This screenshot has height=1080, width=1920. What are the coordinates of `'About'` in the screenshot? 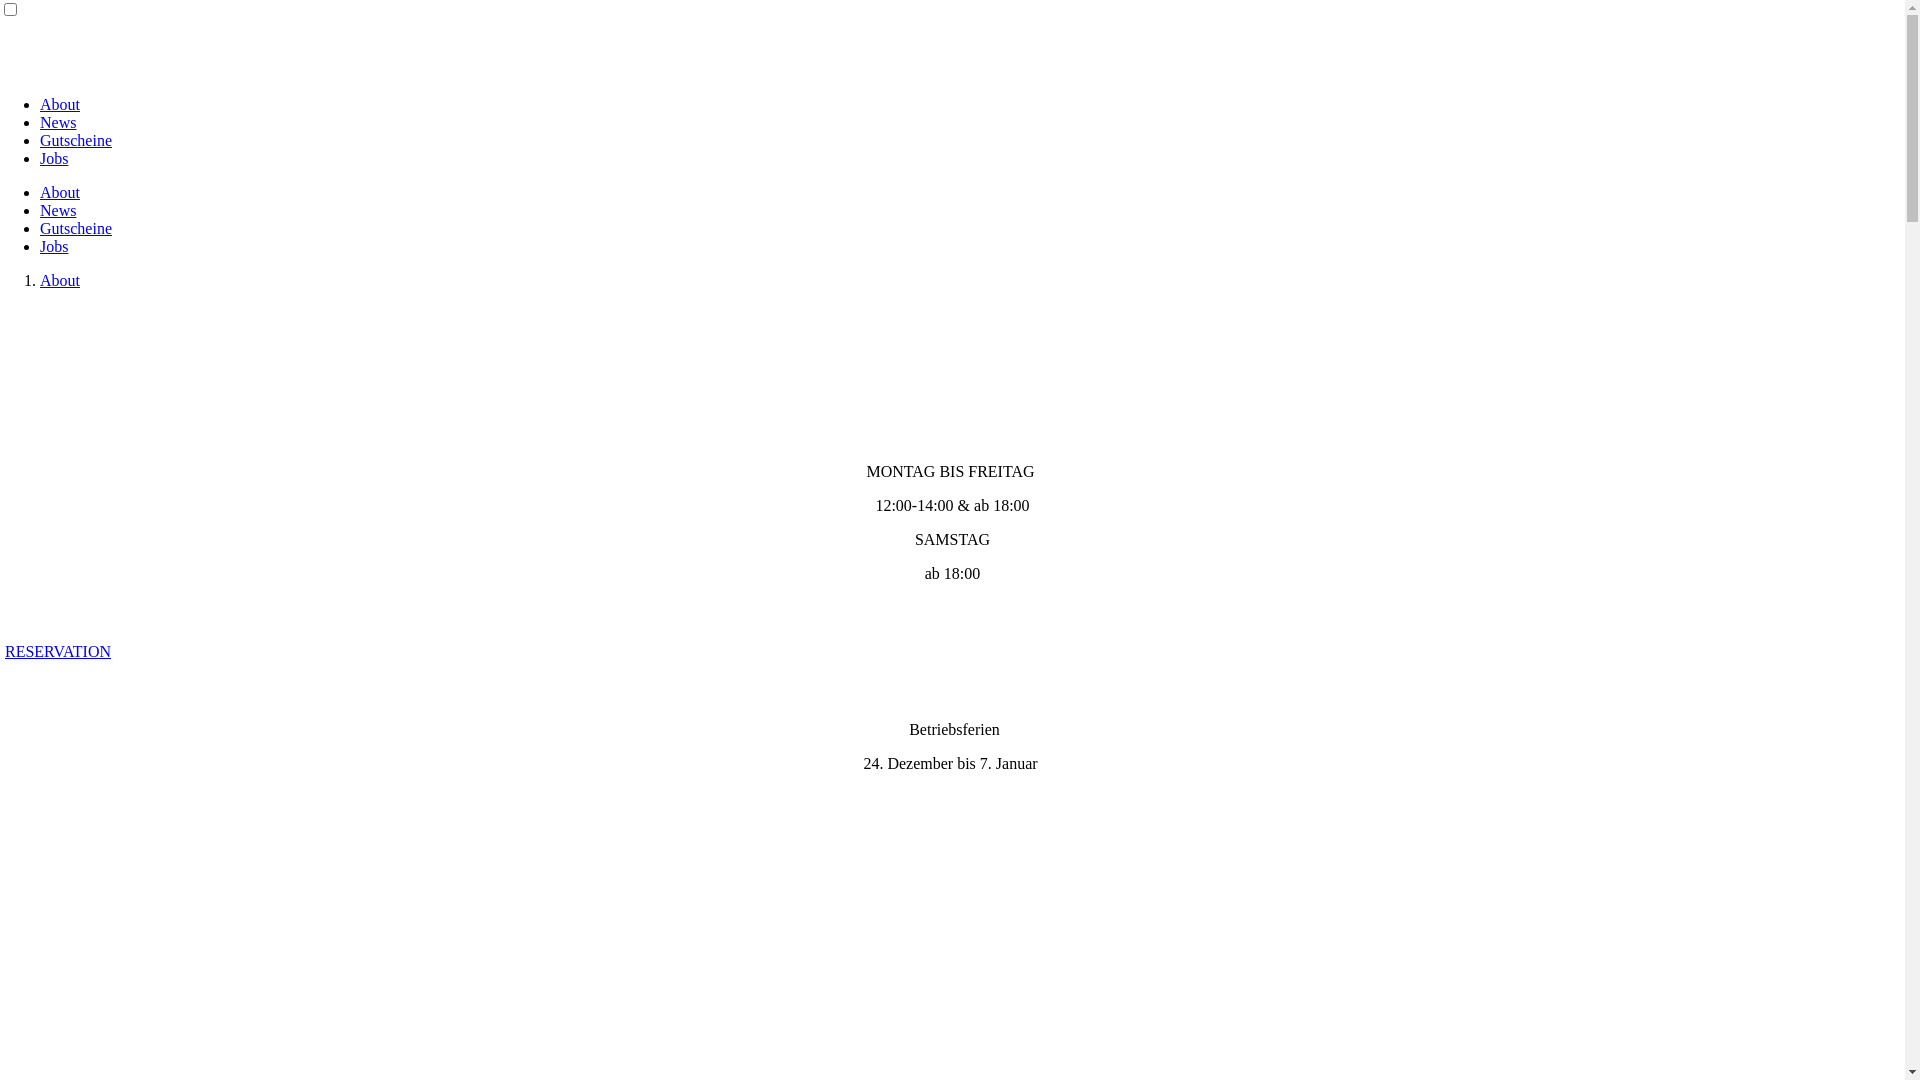 It's located at (59, 192).